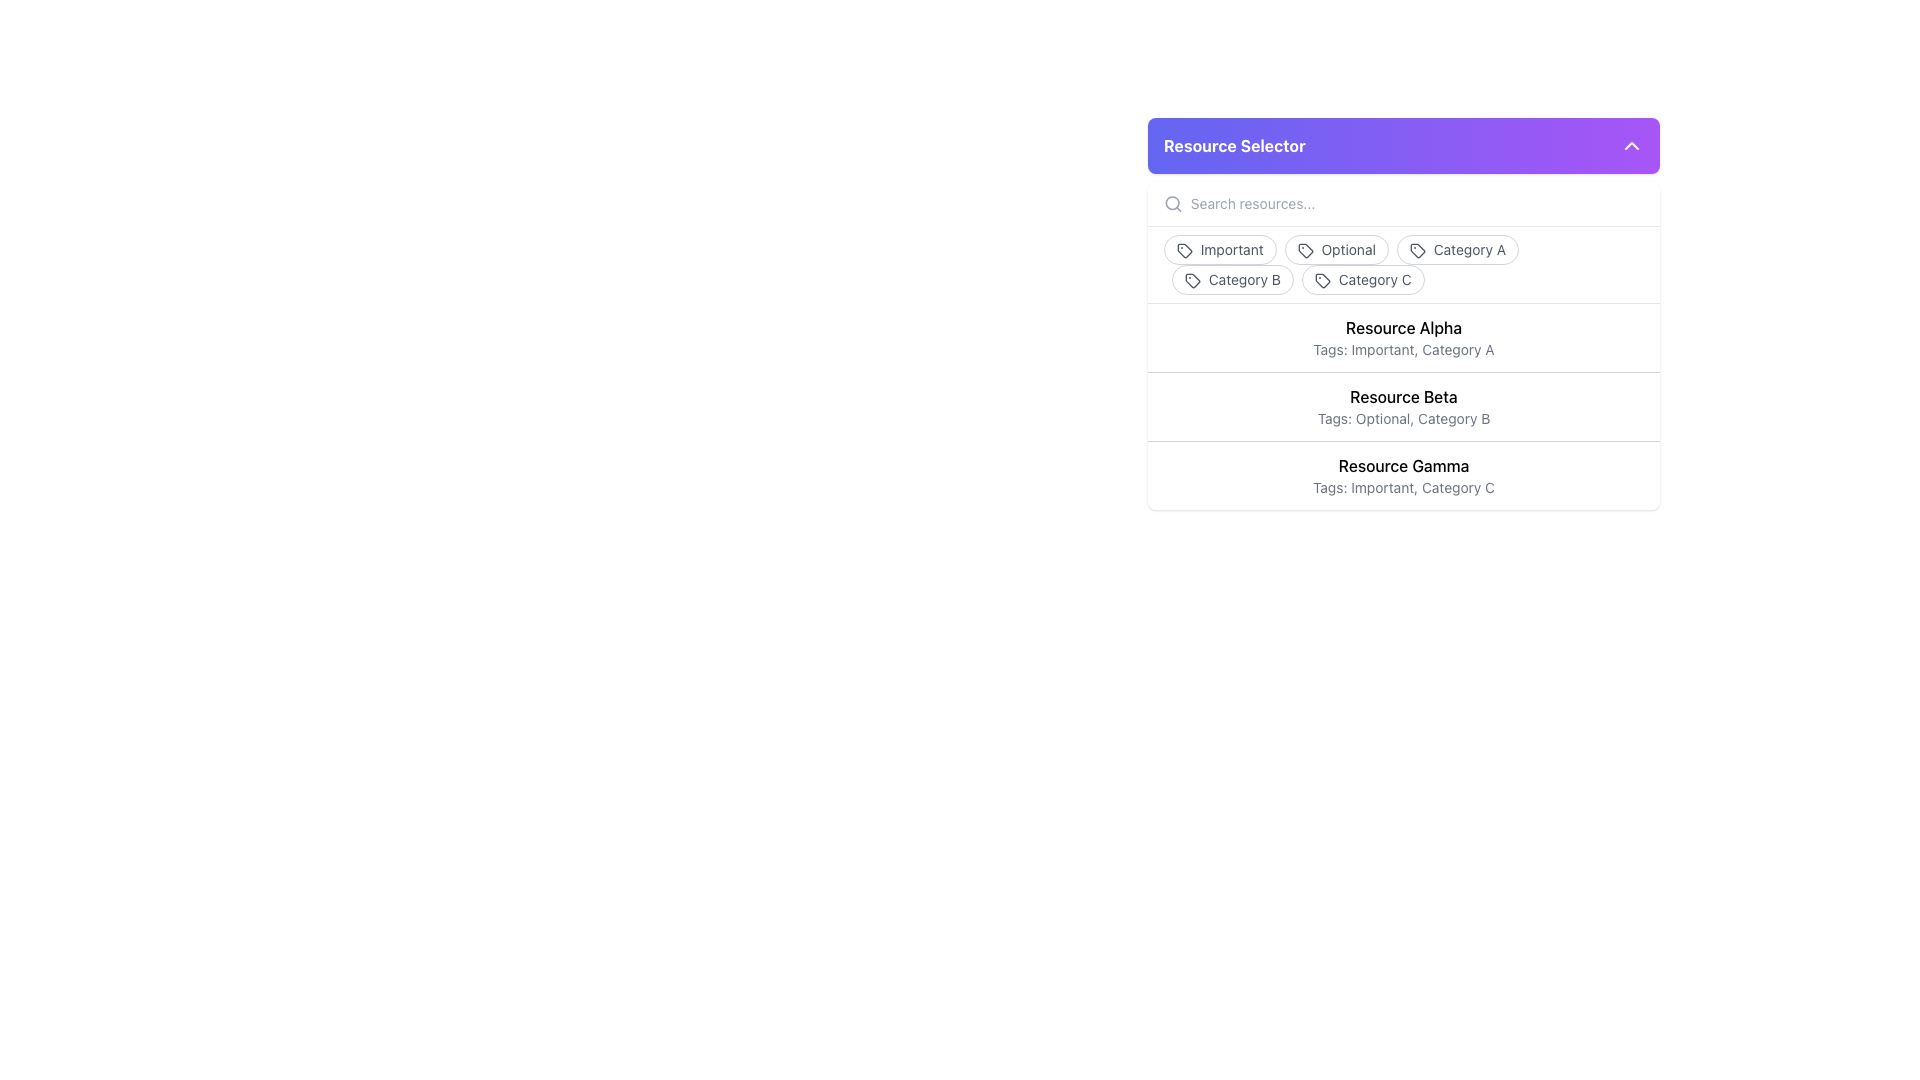 The height and width of the screenshot is (1080, 1920). I want to click on the third list item in the 'Resource Selector' dropdown, which informs users about 'Resource Gamma', so click(1402, 475).